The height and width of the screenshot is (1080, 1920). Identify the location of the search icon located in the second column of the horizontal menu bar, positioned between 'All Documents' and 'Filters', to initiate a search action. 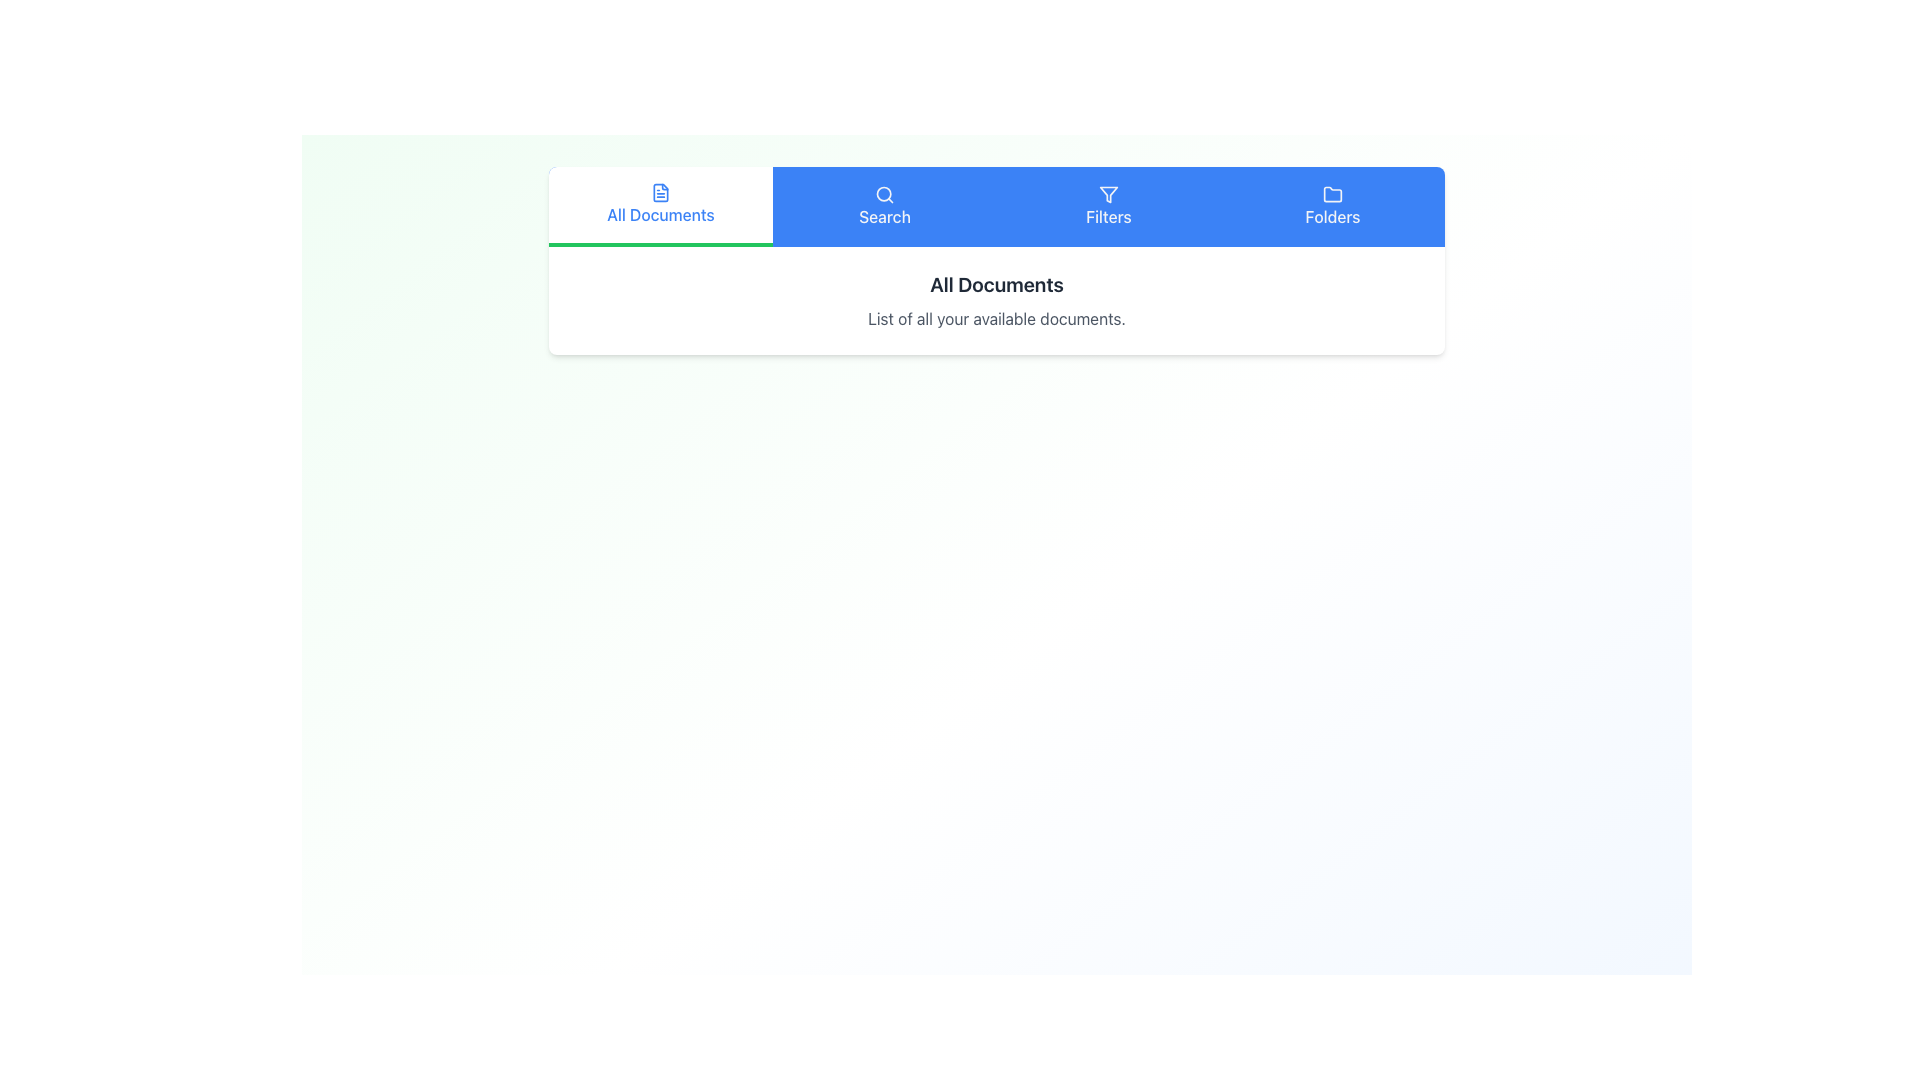
(883, 195).